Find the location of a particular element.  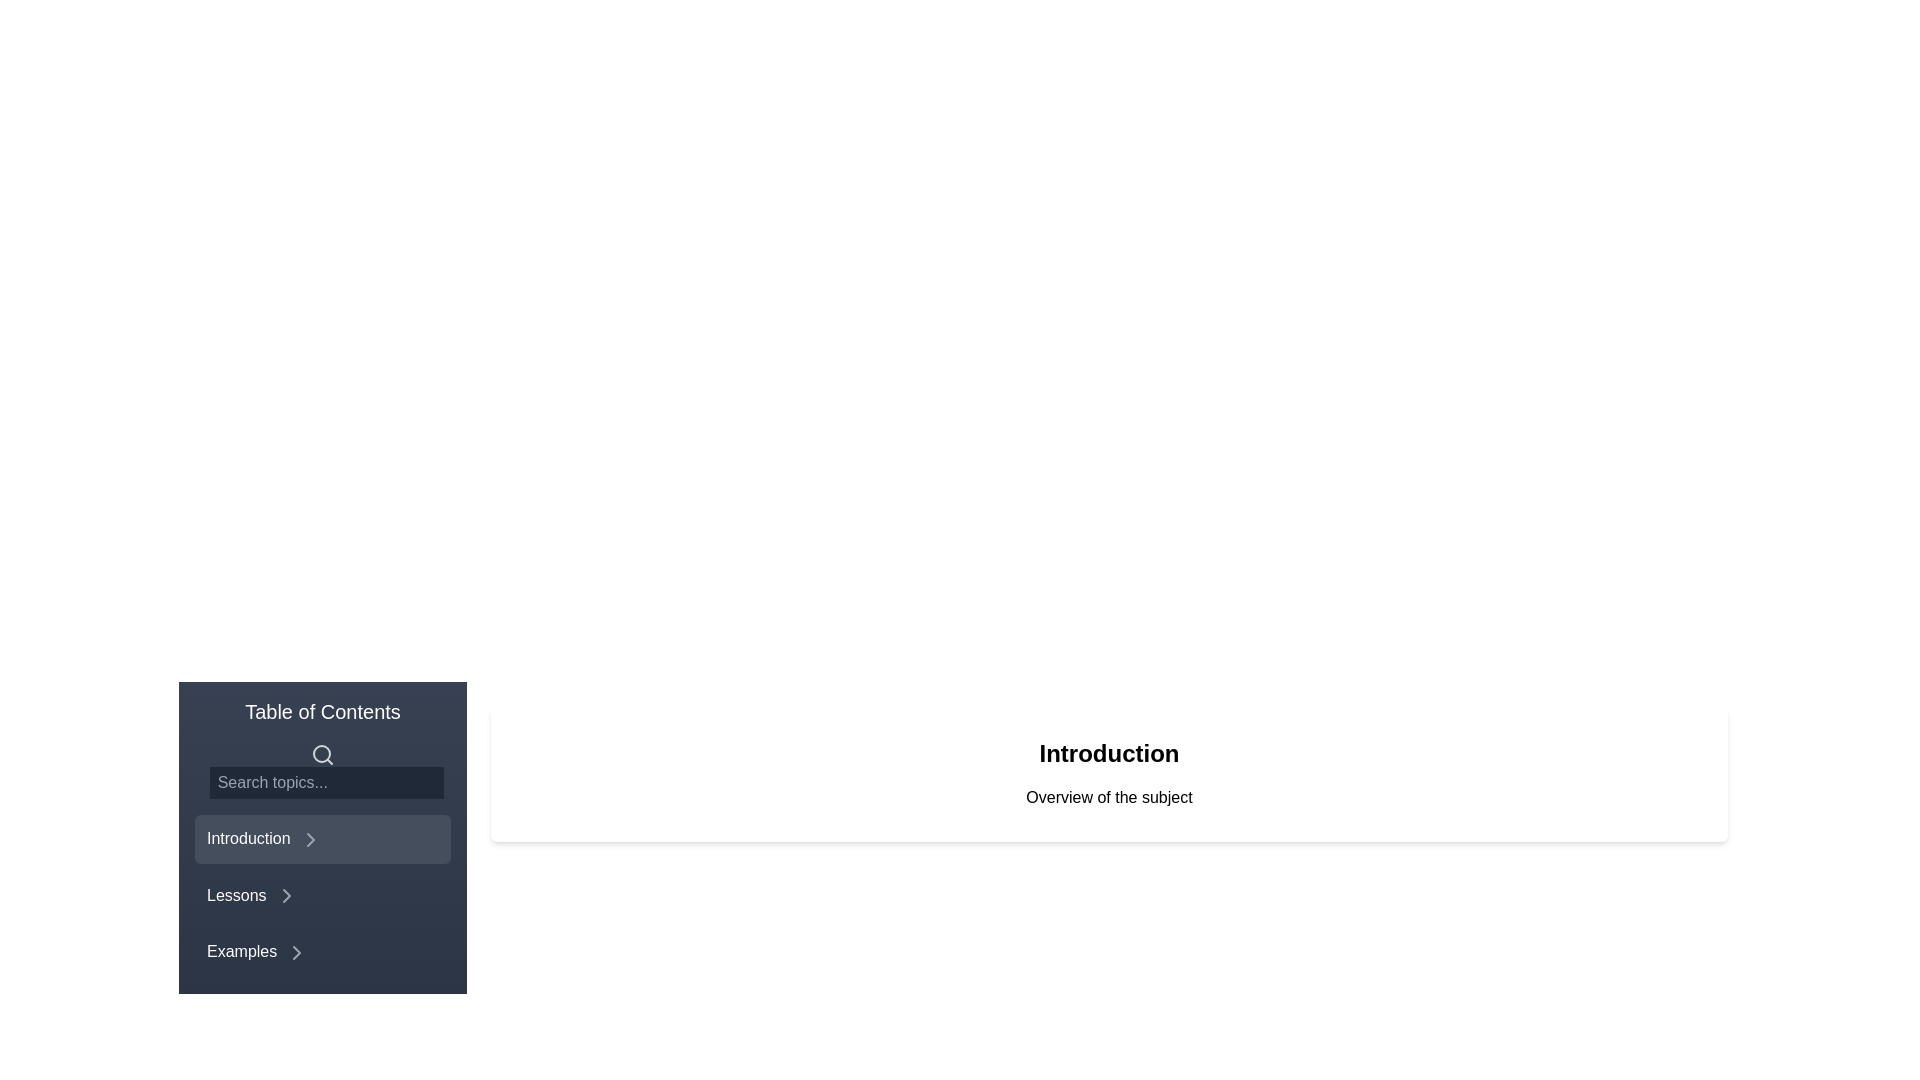

the navigational button or icon located to the right of the 'Introduction' text in the 'Table of Contents' is located at coordinates (309, 839).